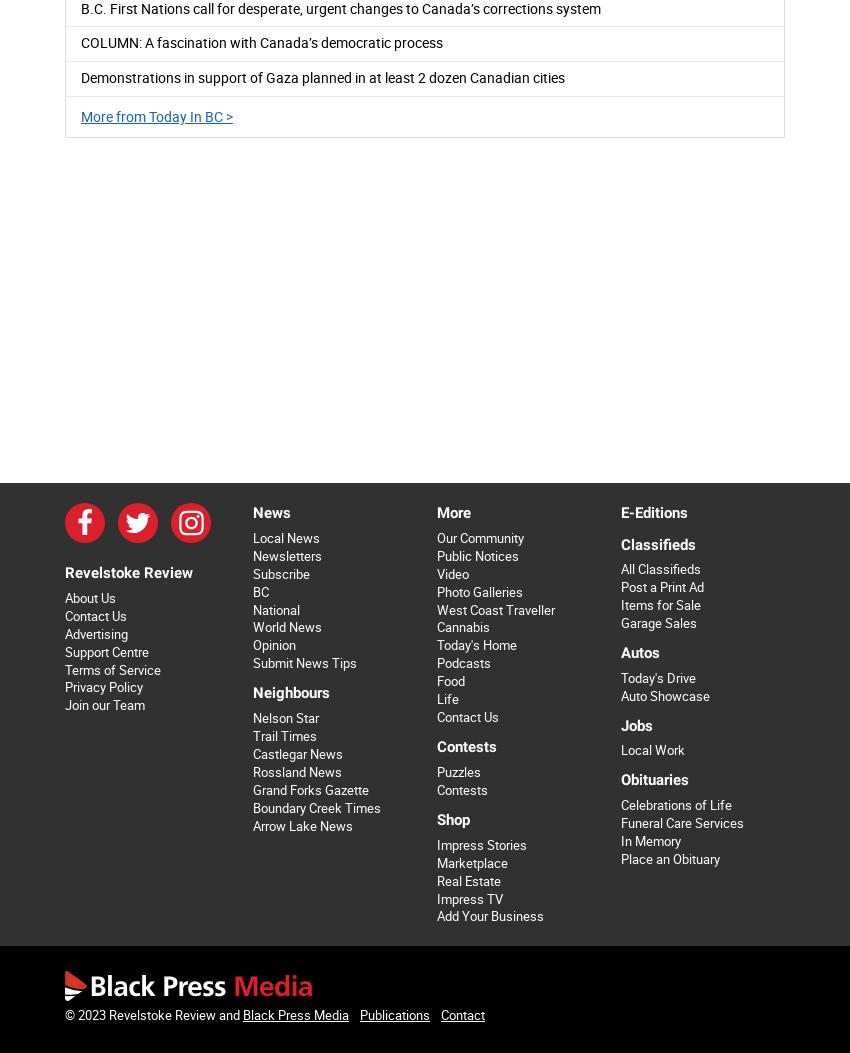 Image resolution: width=850 pixels, height=1053 pixels. What do you see at coordinates (661, 587) in the screenshot?
I see `'Post a Print Ad'` at bounding box center [661, 587].